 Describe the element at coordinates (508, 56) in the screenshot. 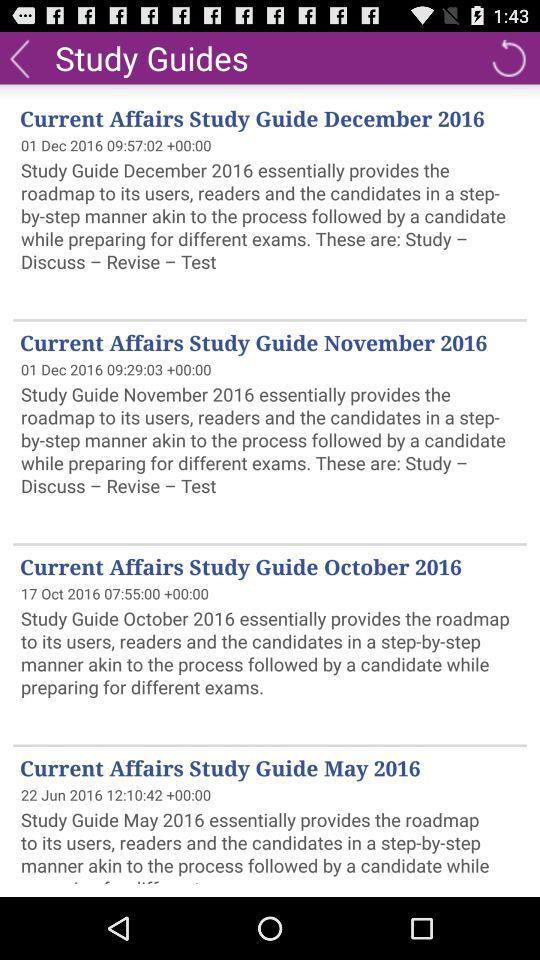

I see `the item to the right of study guides item` at that location.